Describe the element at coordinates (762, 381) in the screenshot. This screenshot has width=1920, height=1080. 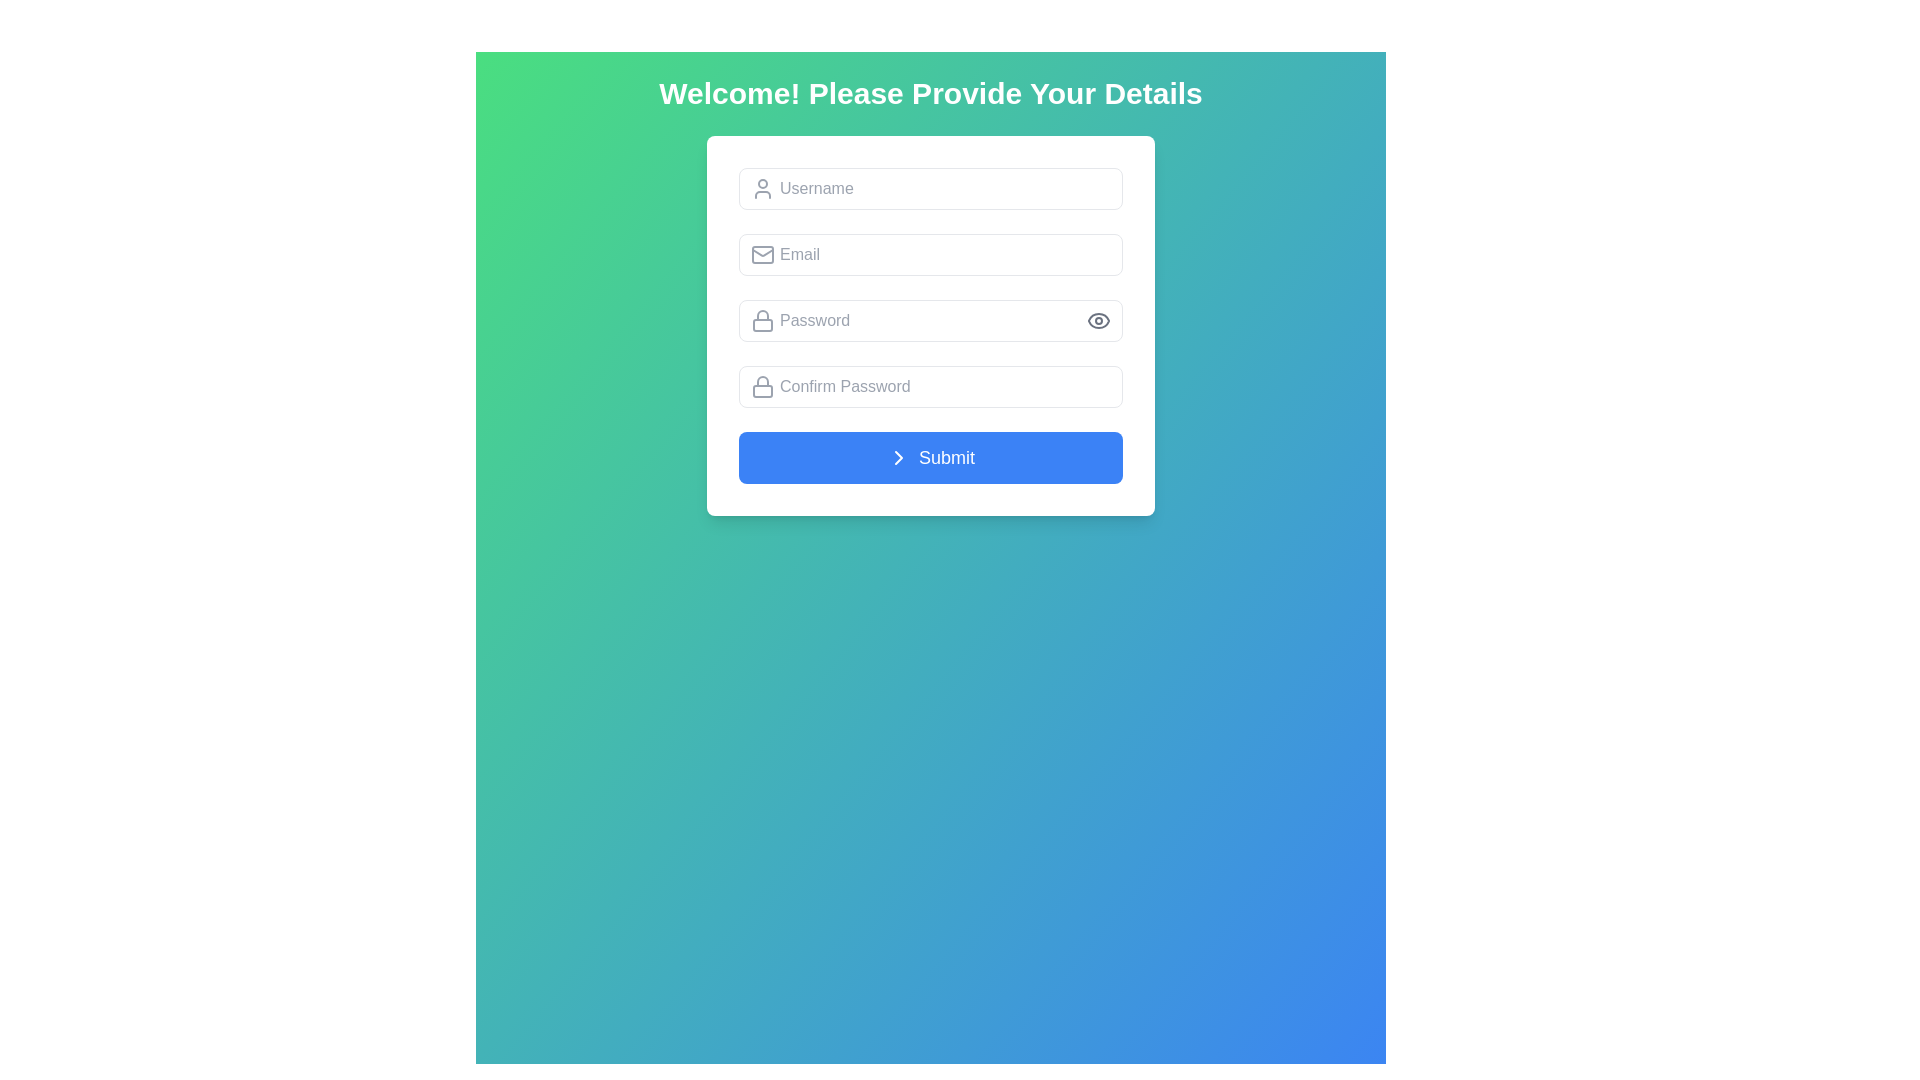
I see `the upper section of the lock icon, which is adjacent to the 'Confirm Password' input field, to signify security options` at that location.